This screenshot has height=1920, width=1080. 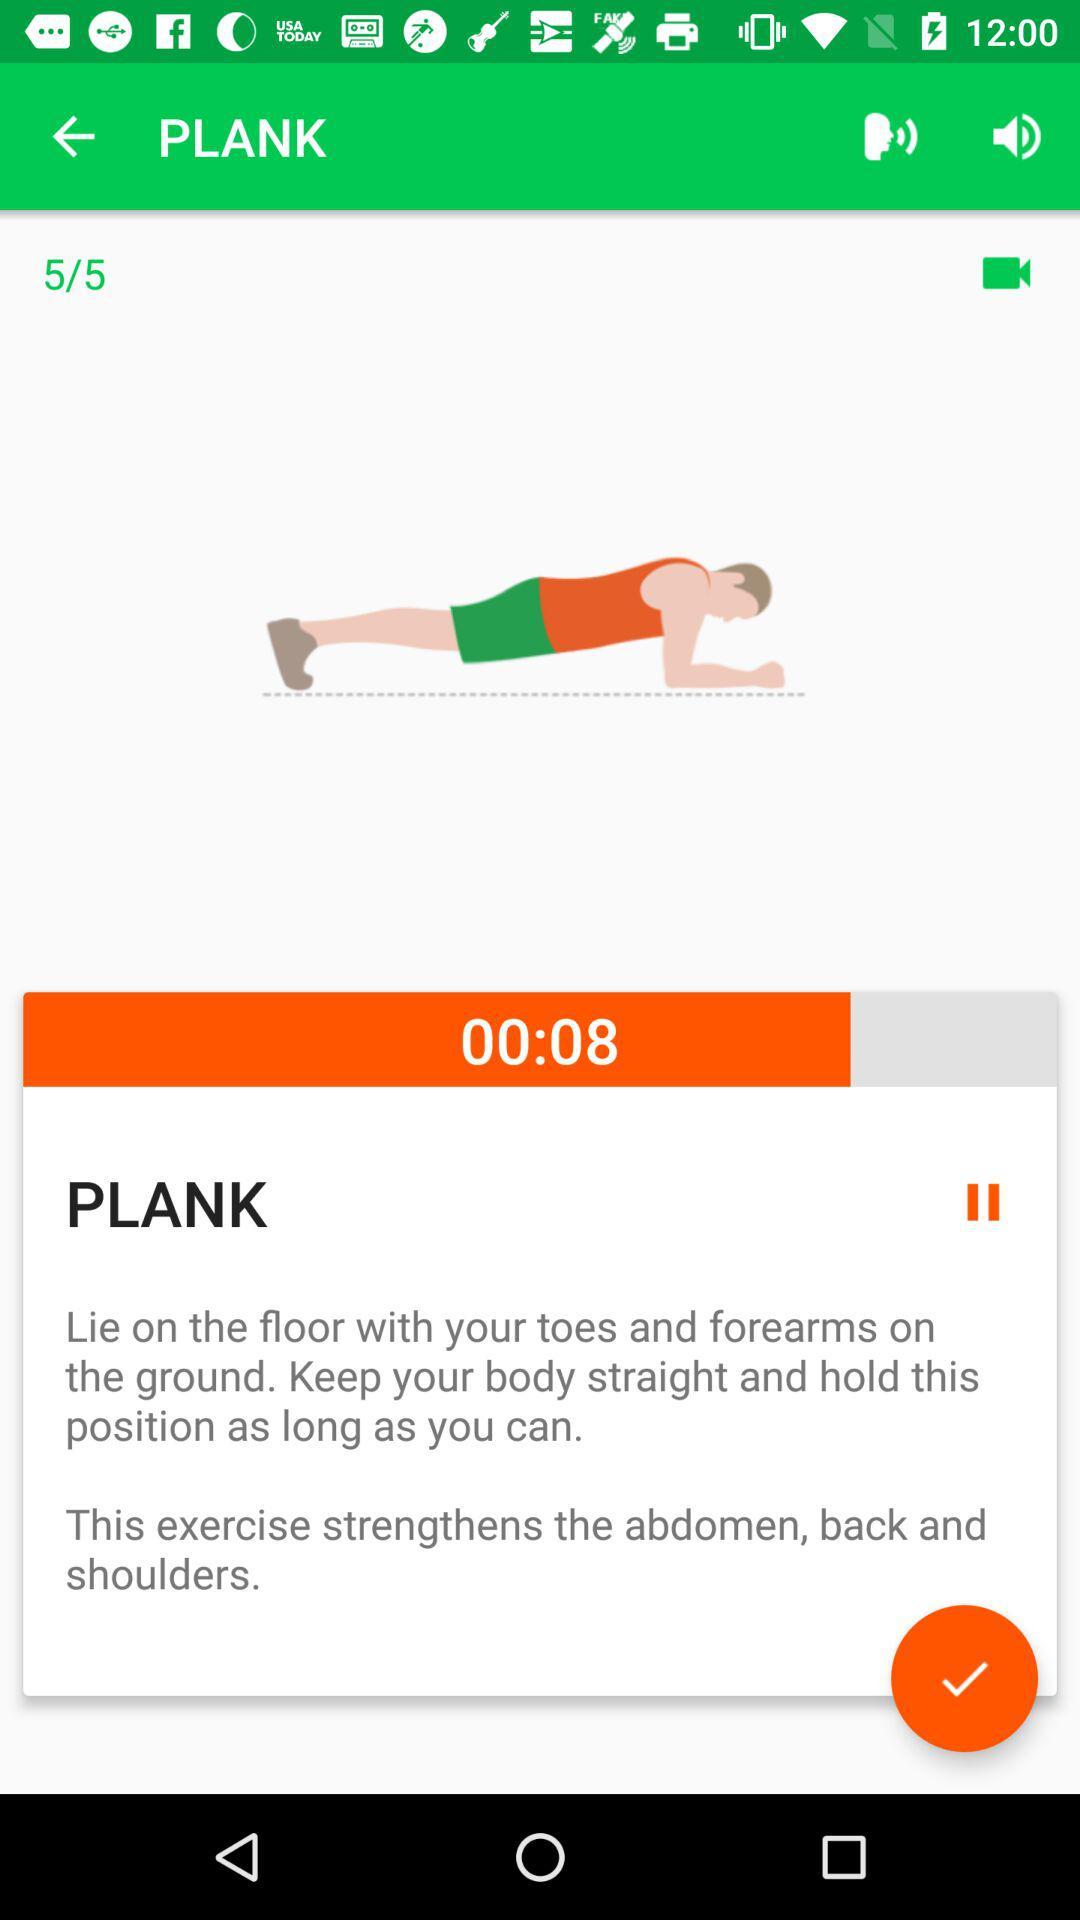 What do you see at coordinates (890, 135) in the screenshot?
I see `the item next to the plank item` at bounding box center [890, 135].